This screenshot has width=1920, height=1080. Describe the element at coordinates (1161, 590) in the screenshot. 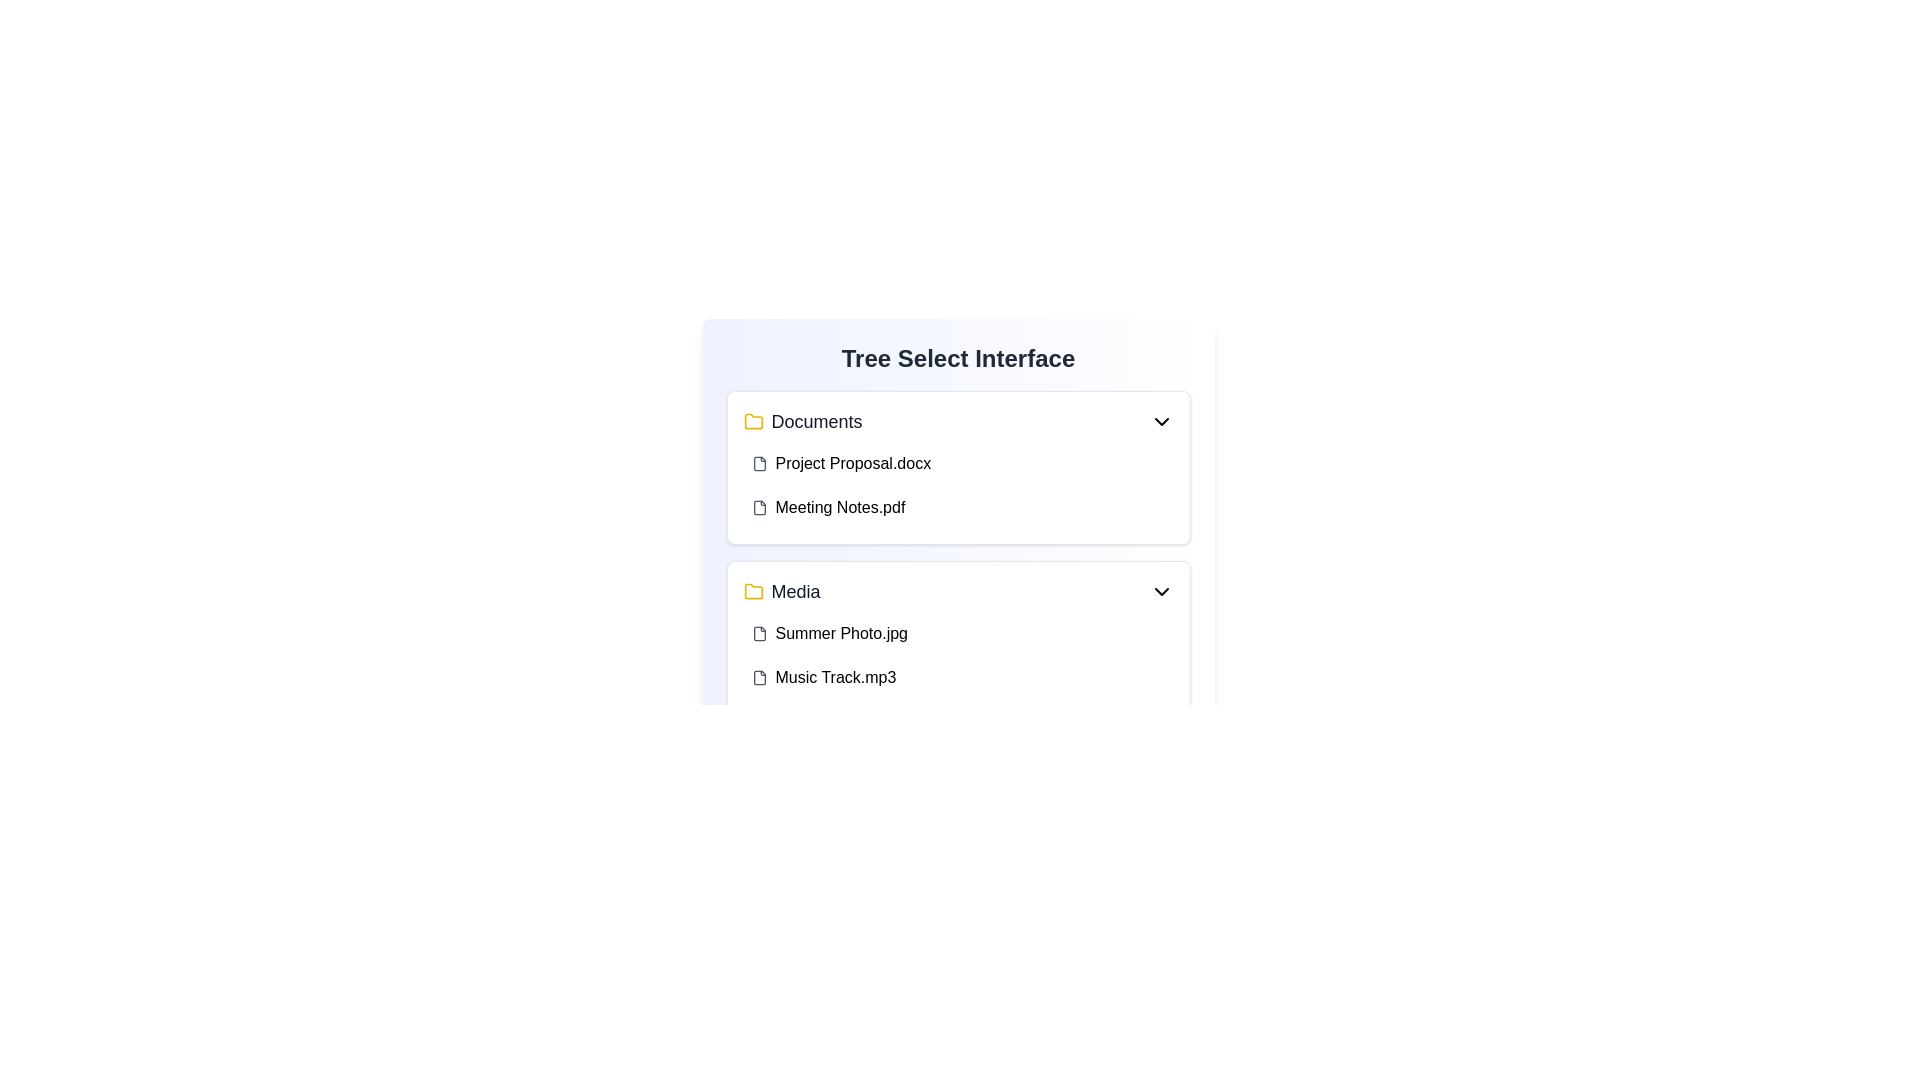

I see `the dropdown indicator icon located in the top-right corner of the 'Media' group` at that location.